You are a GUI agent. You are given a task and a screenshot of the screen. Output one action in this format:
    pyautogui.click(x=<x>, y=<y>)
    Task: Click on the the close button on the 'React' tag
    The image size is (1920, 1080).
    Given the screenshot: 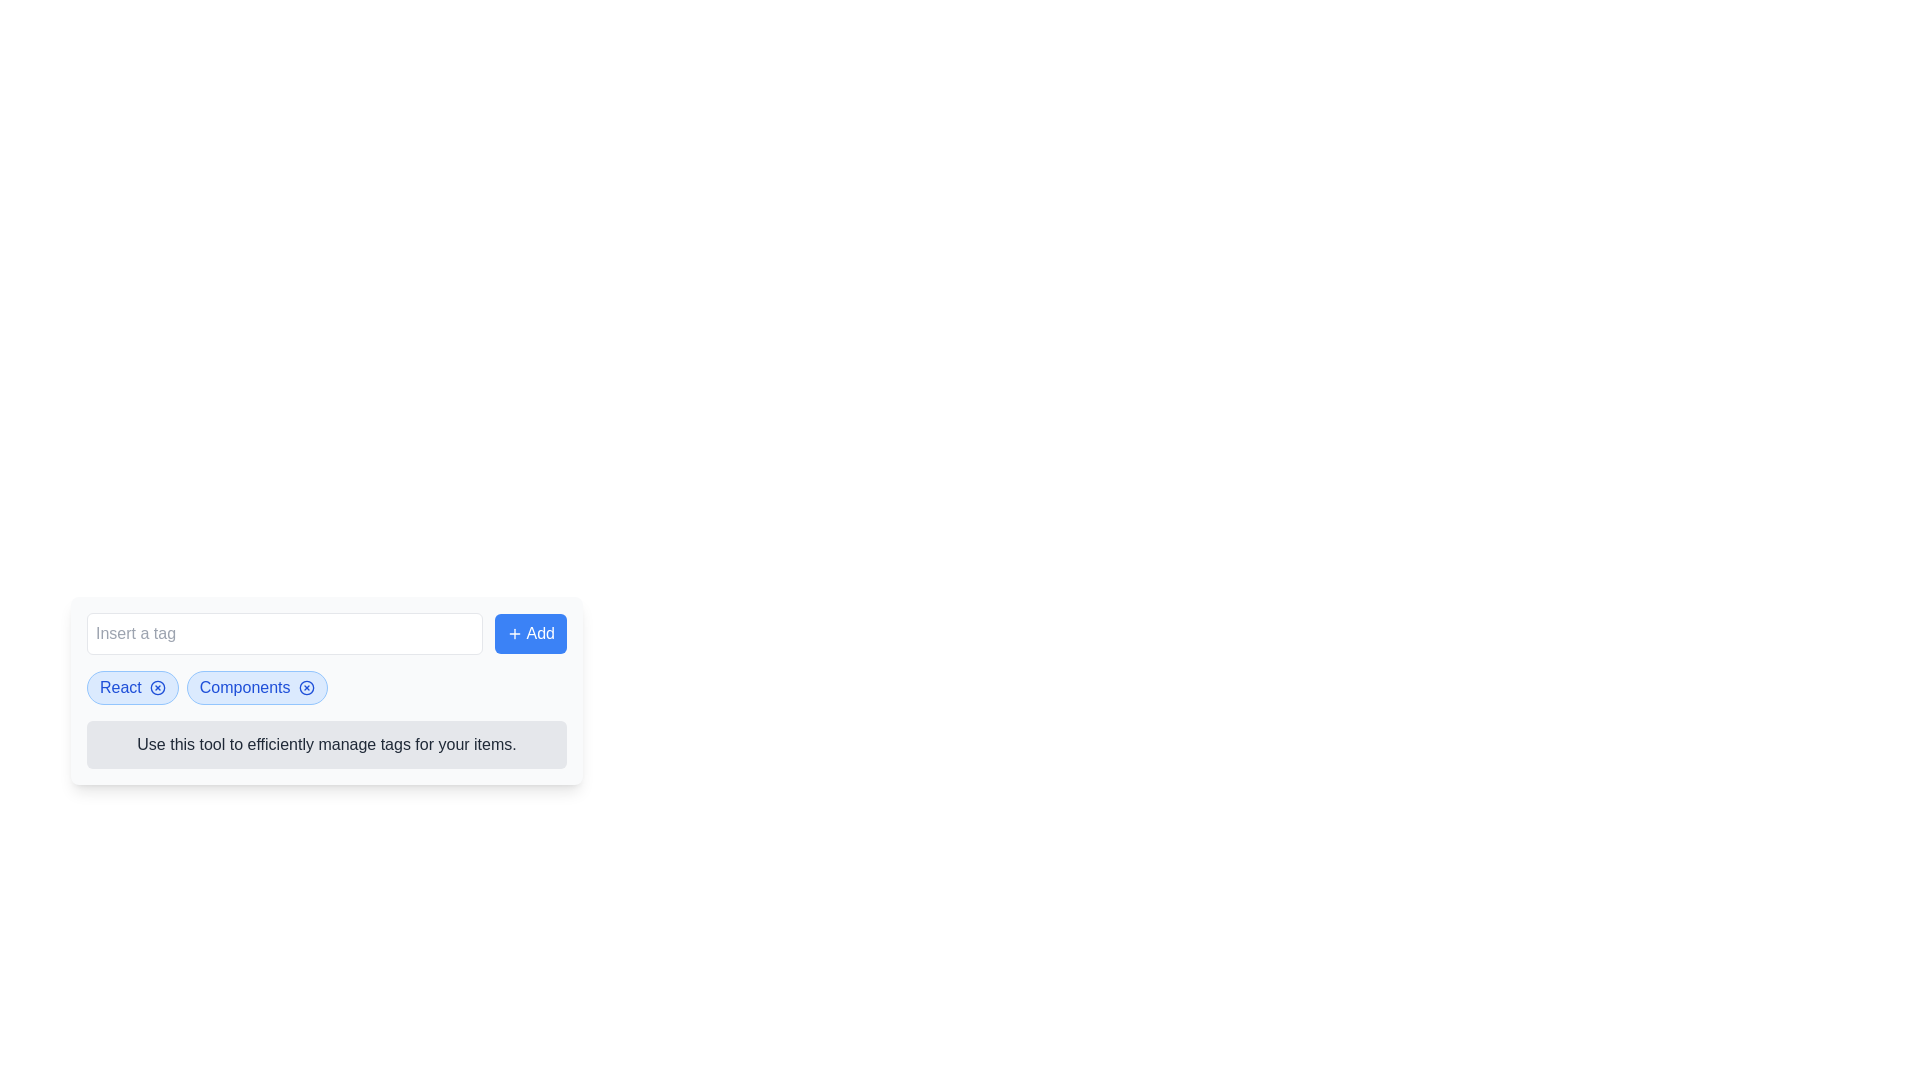 What is the action you would take?
    pyautogui.click(x=131, y=686)
    